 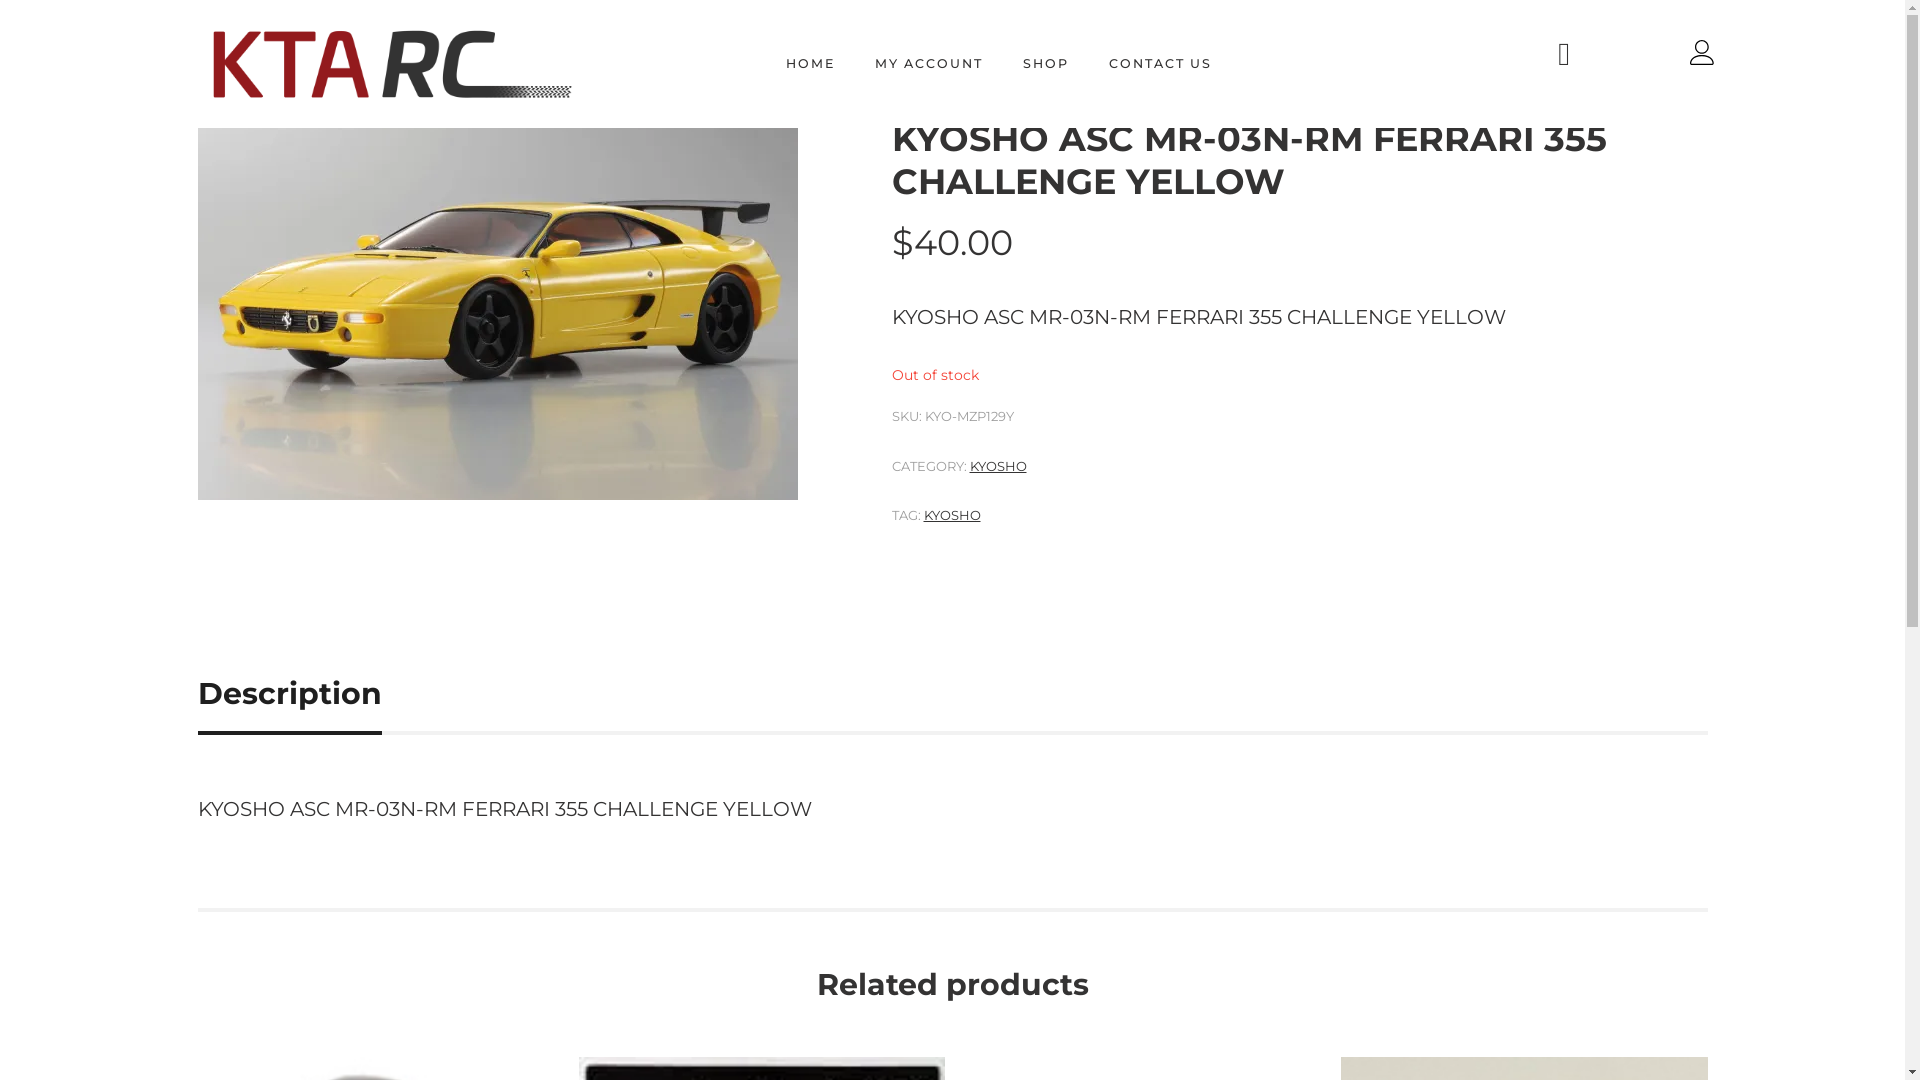 What do you see at coordinates (810, 63) in the screenshot?
I see `'HOME'` at bounding box center [810, 63].